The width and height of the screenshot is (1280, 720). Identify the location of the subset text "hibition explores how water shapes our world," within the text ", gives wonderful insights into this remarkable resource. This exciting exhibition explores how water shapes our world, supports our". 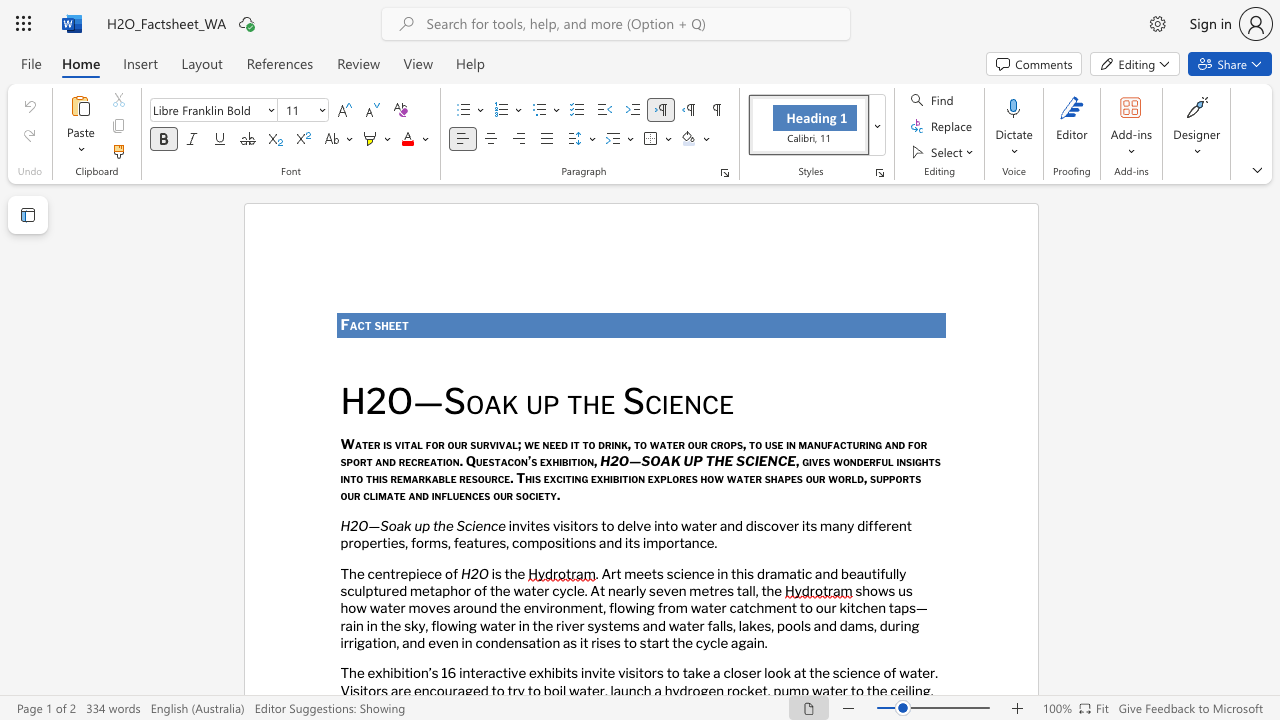
(602, 478).